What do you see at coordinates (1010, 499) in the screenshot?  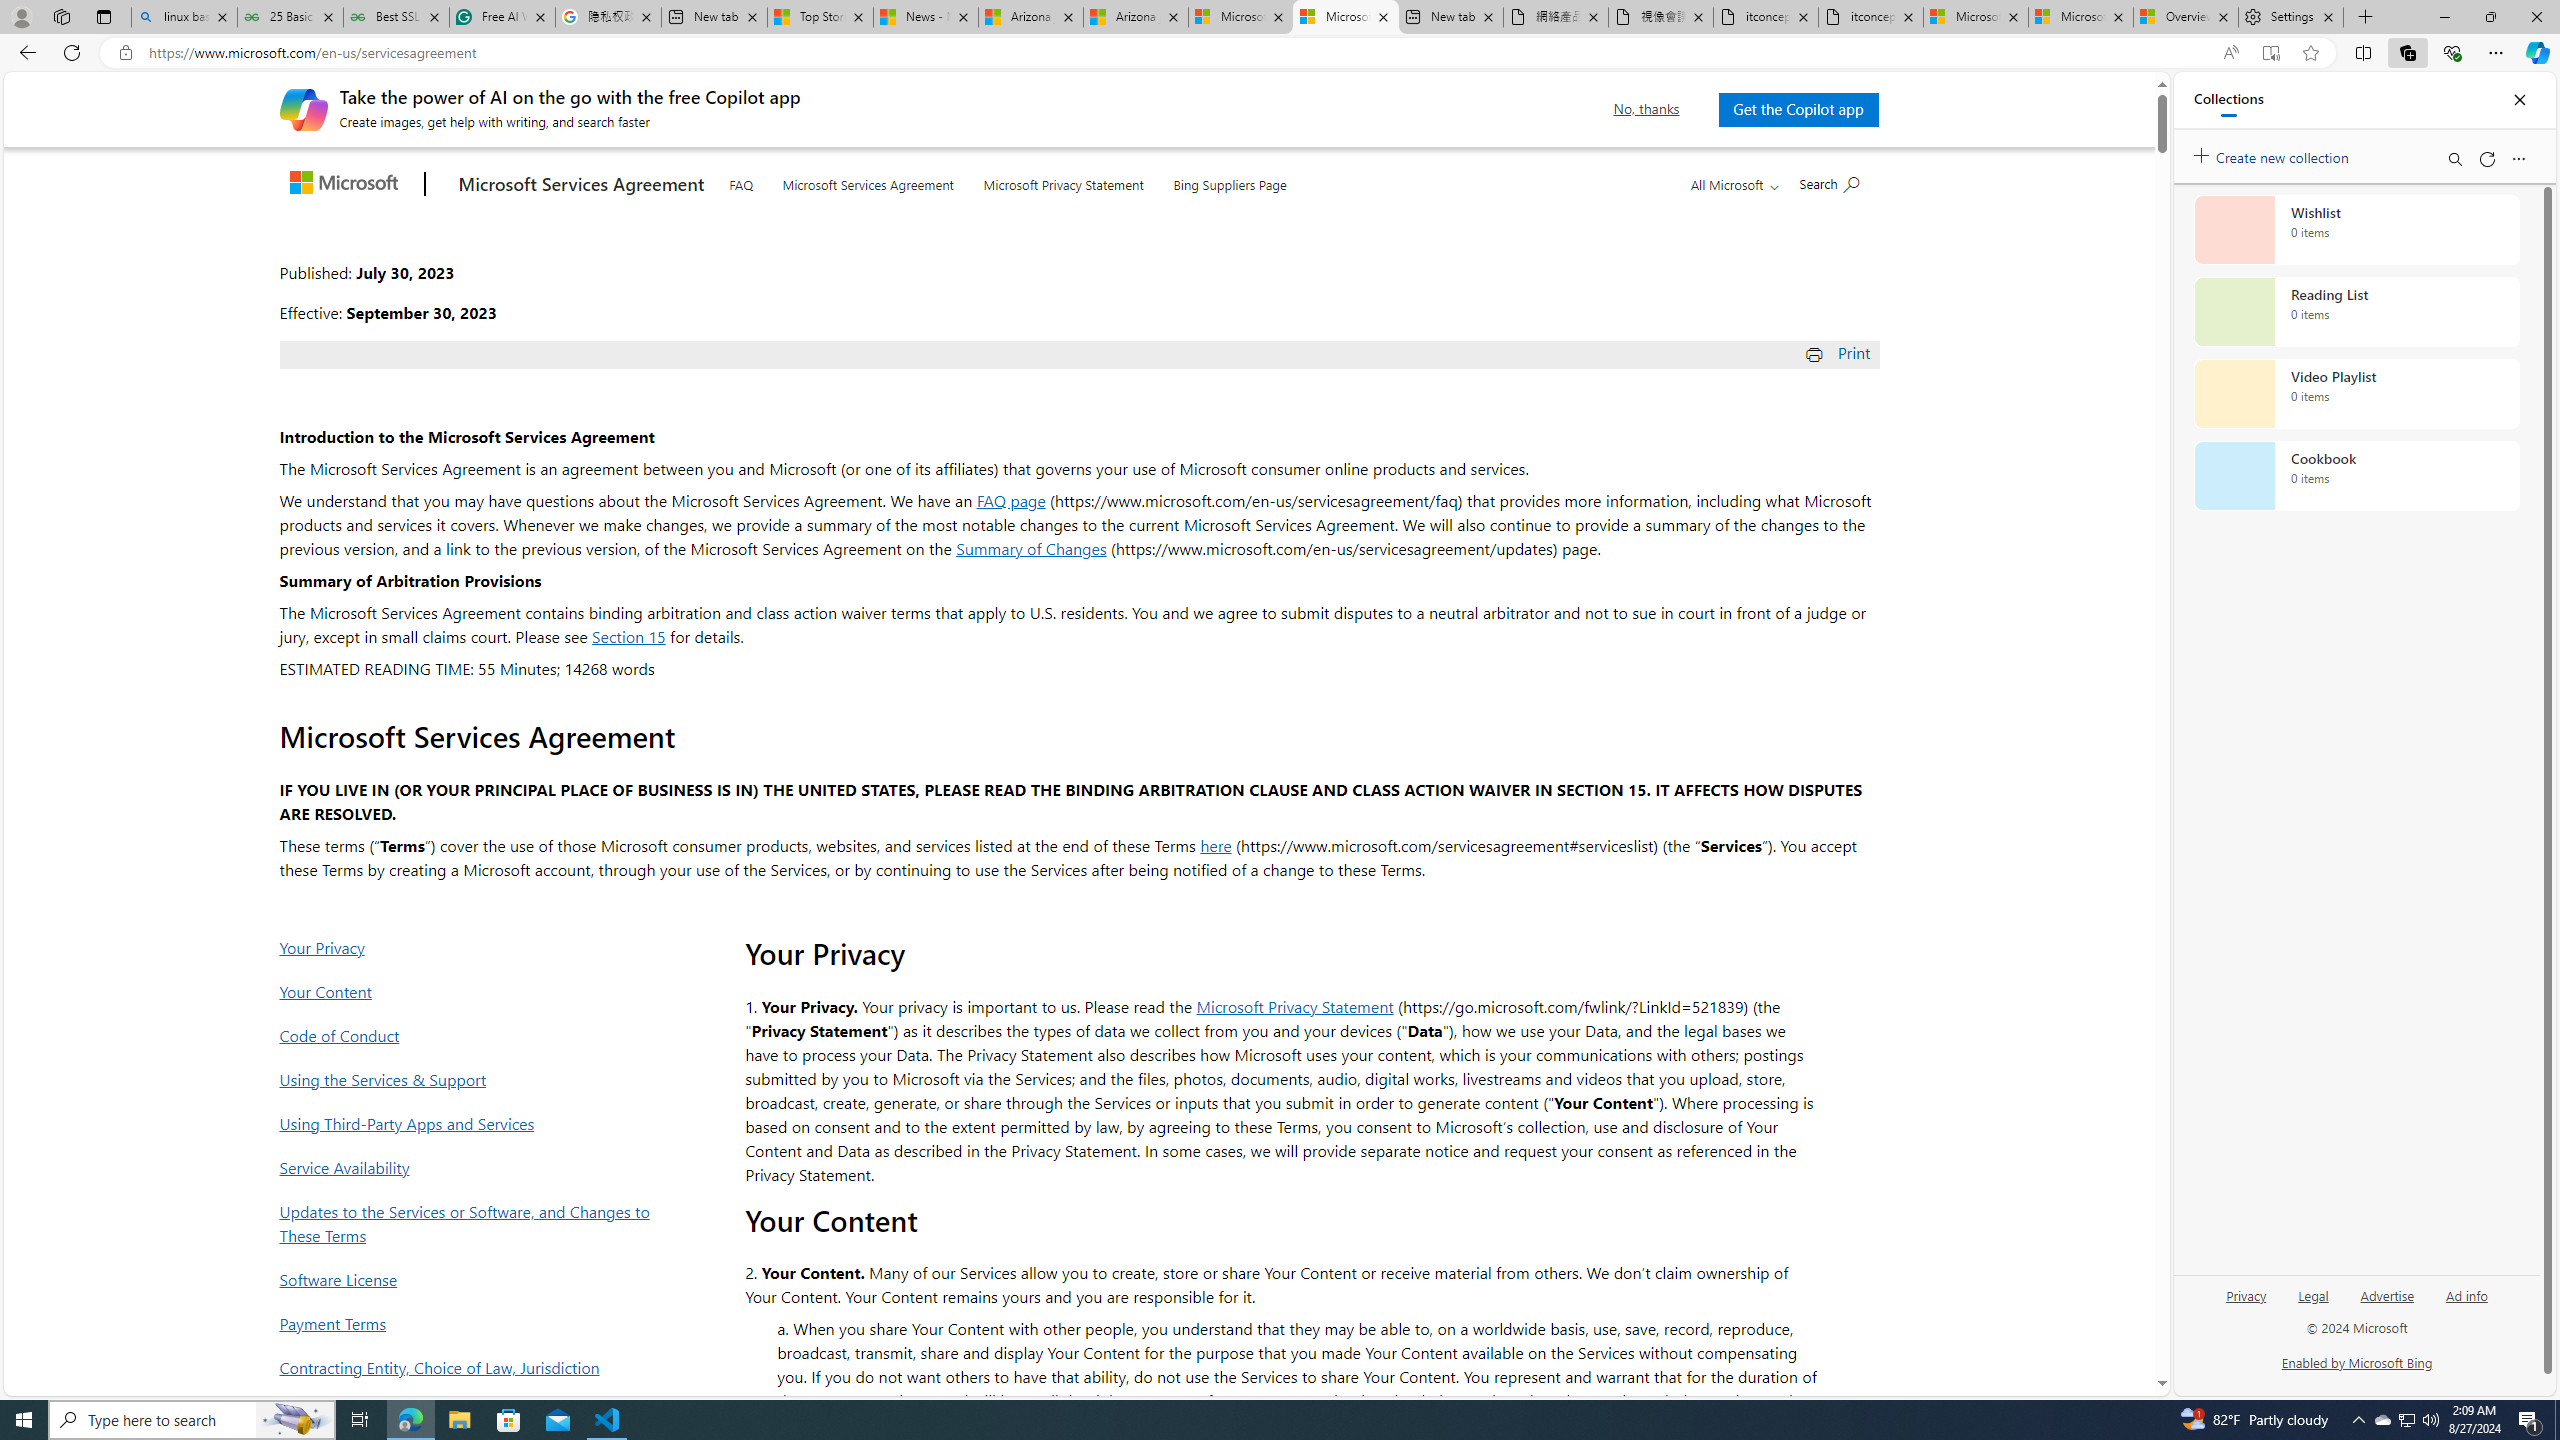 I see `'FAQ page'` at bounding box center [1010, 499].